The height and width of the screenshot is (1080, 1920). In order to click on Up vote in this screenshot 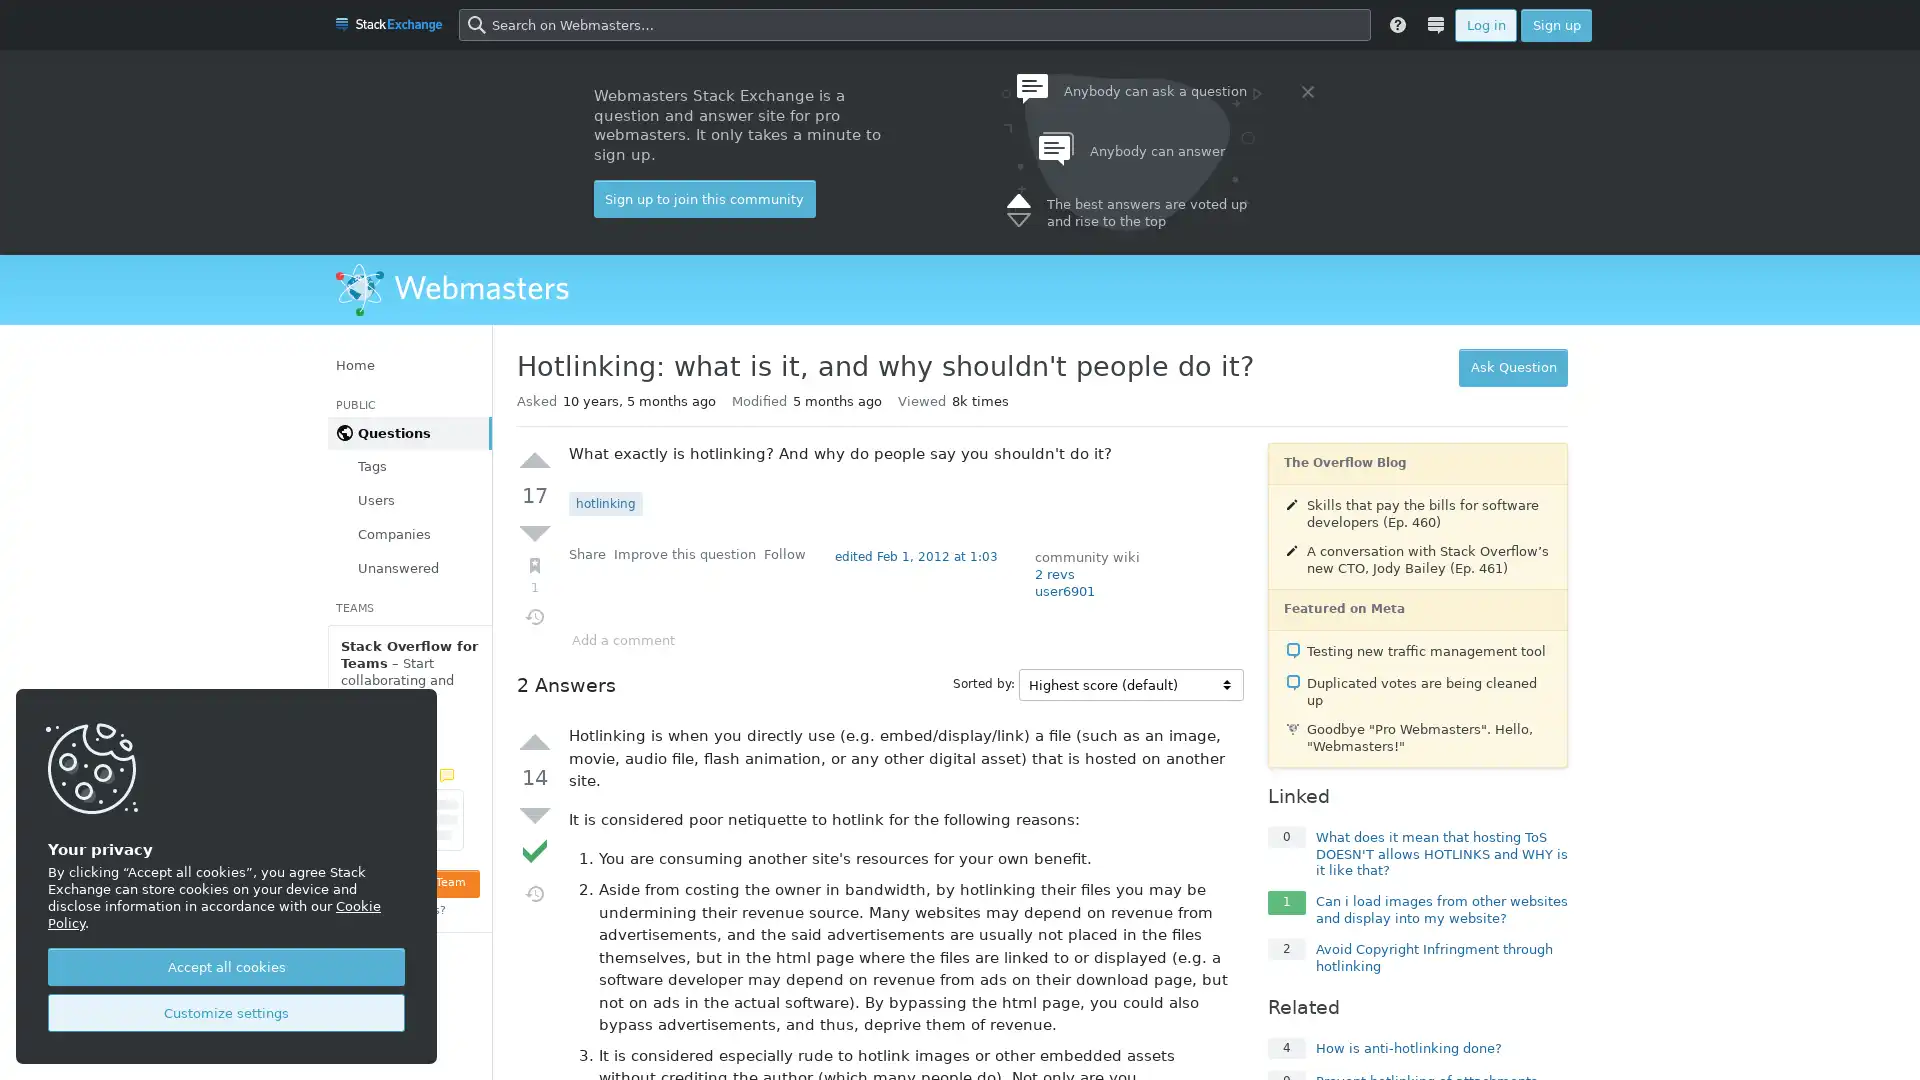, I will do `click(534, 743)`.